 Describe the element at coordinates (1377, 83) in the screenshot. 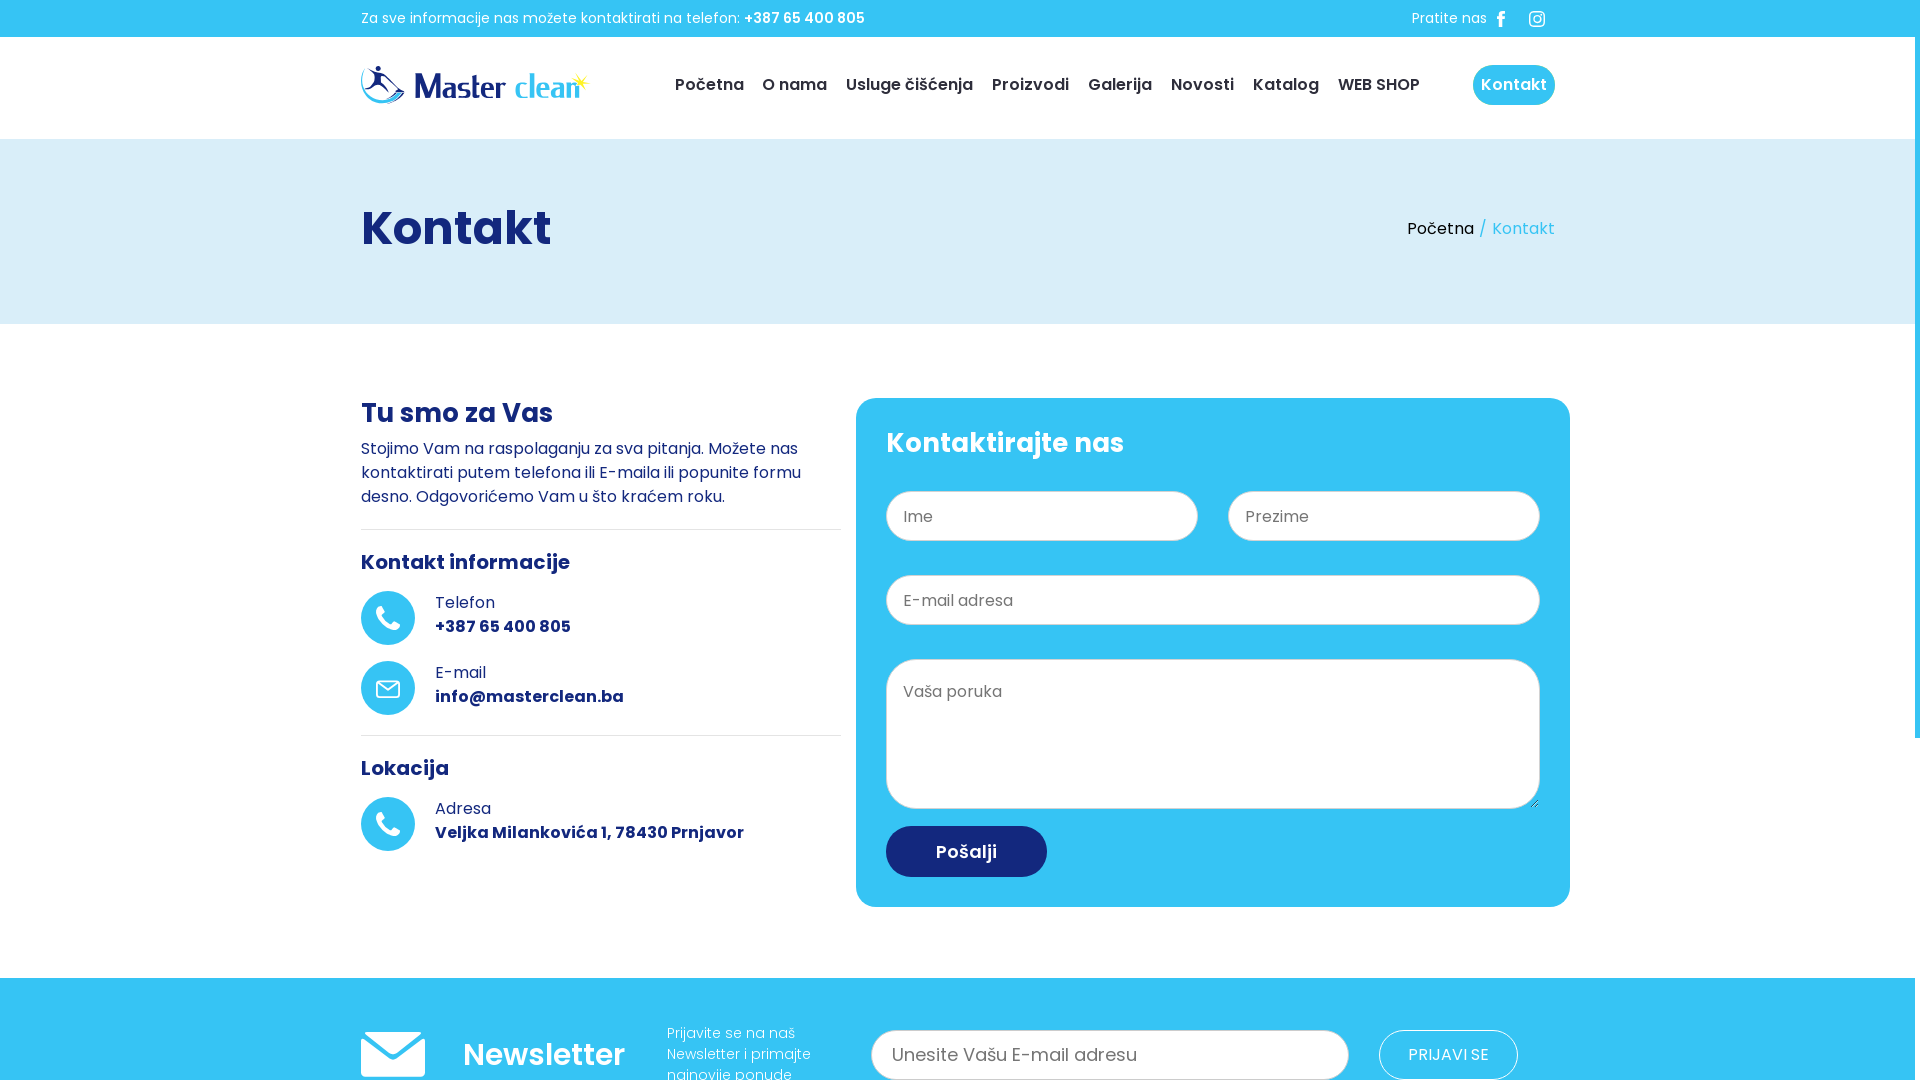

I see `'WEB SHOP'` at that location.